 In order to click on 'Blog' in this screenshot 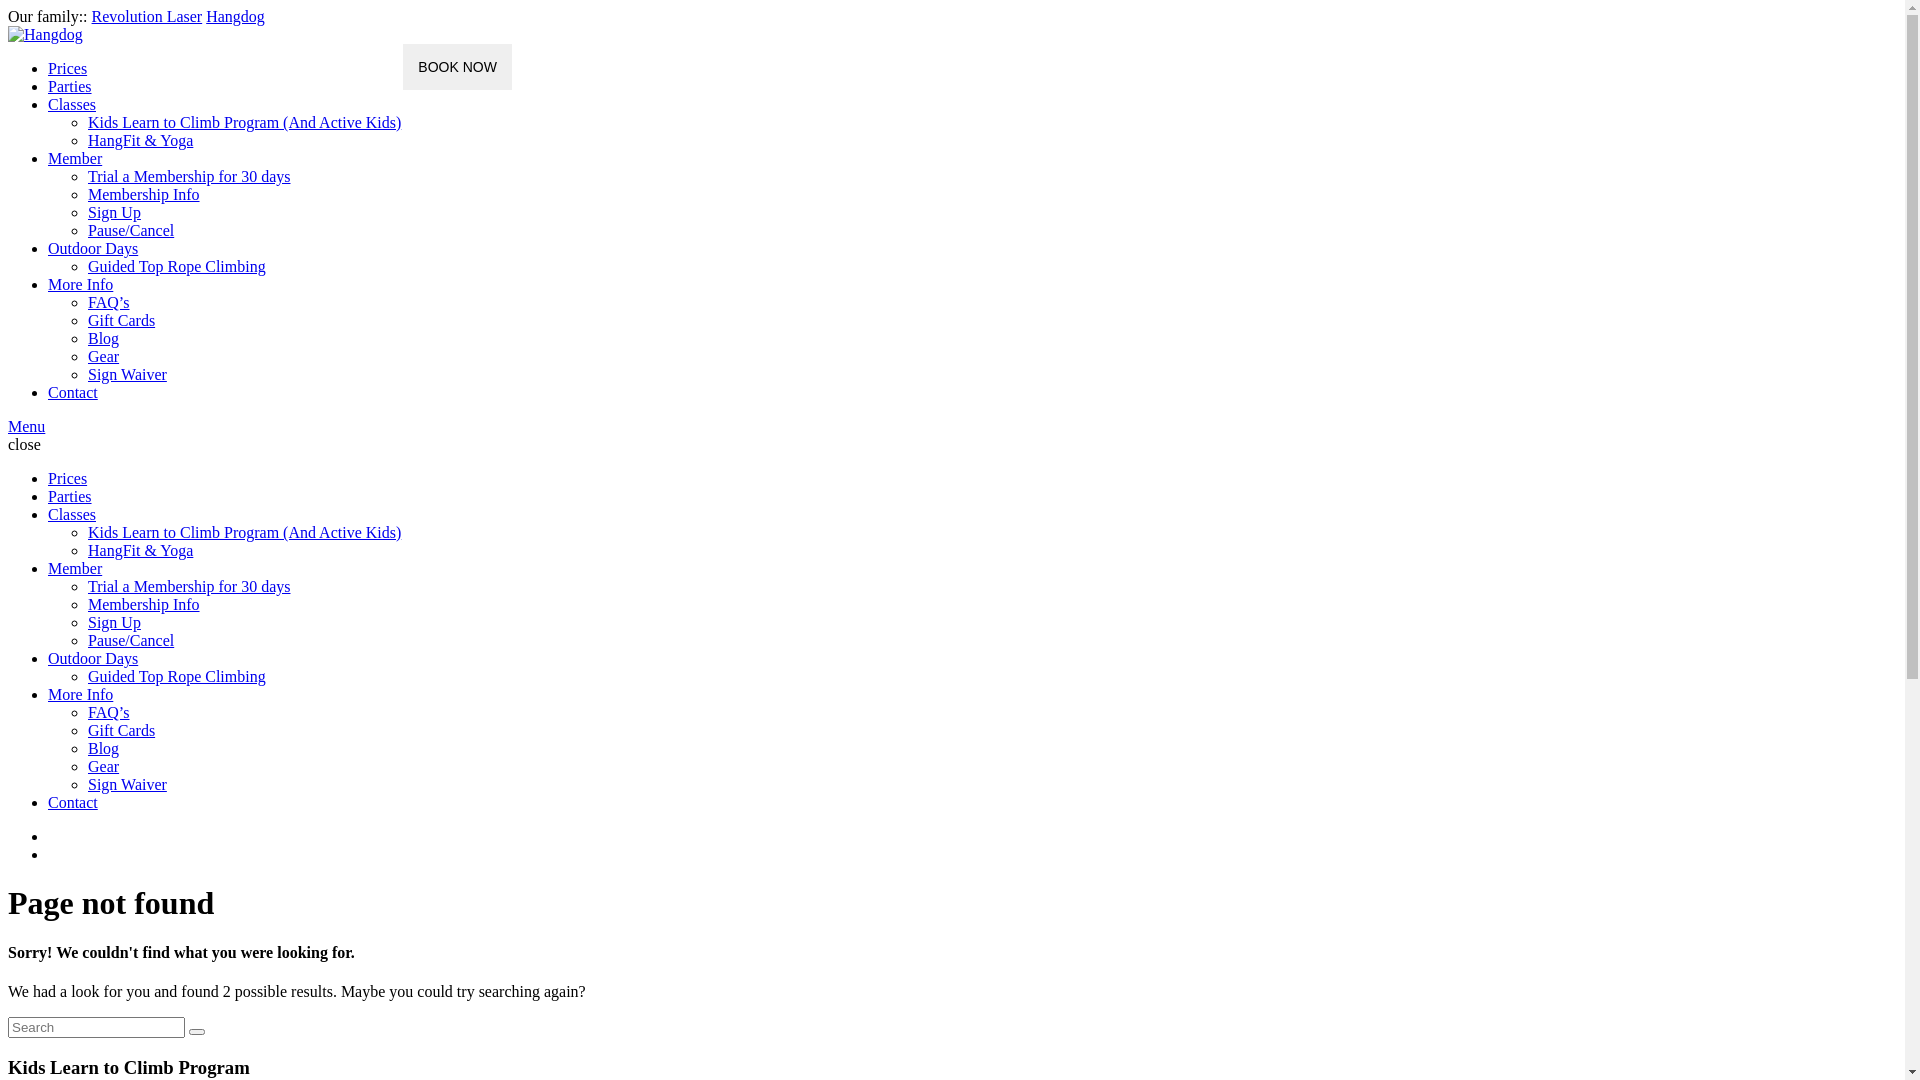, I will do `click(102, 337)`.